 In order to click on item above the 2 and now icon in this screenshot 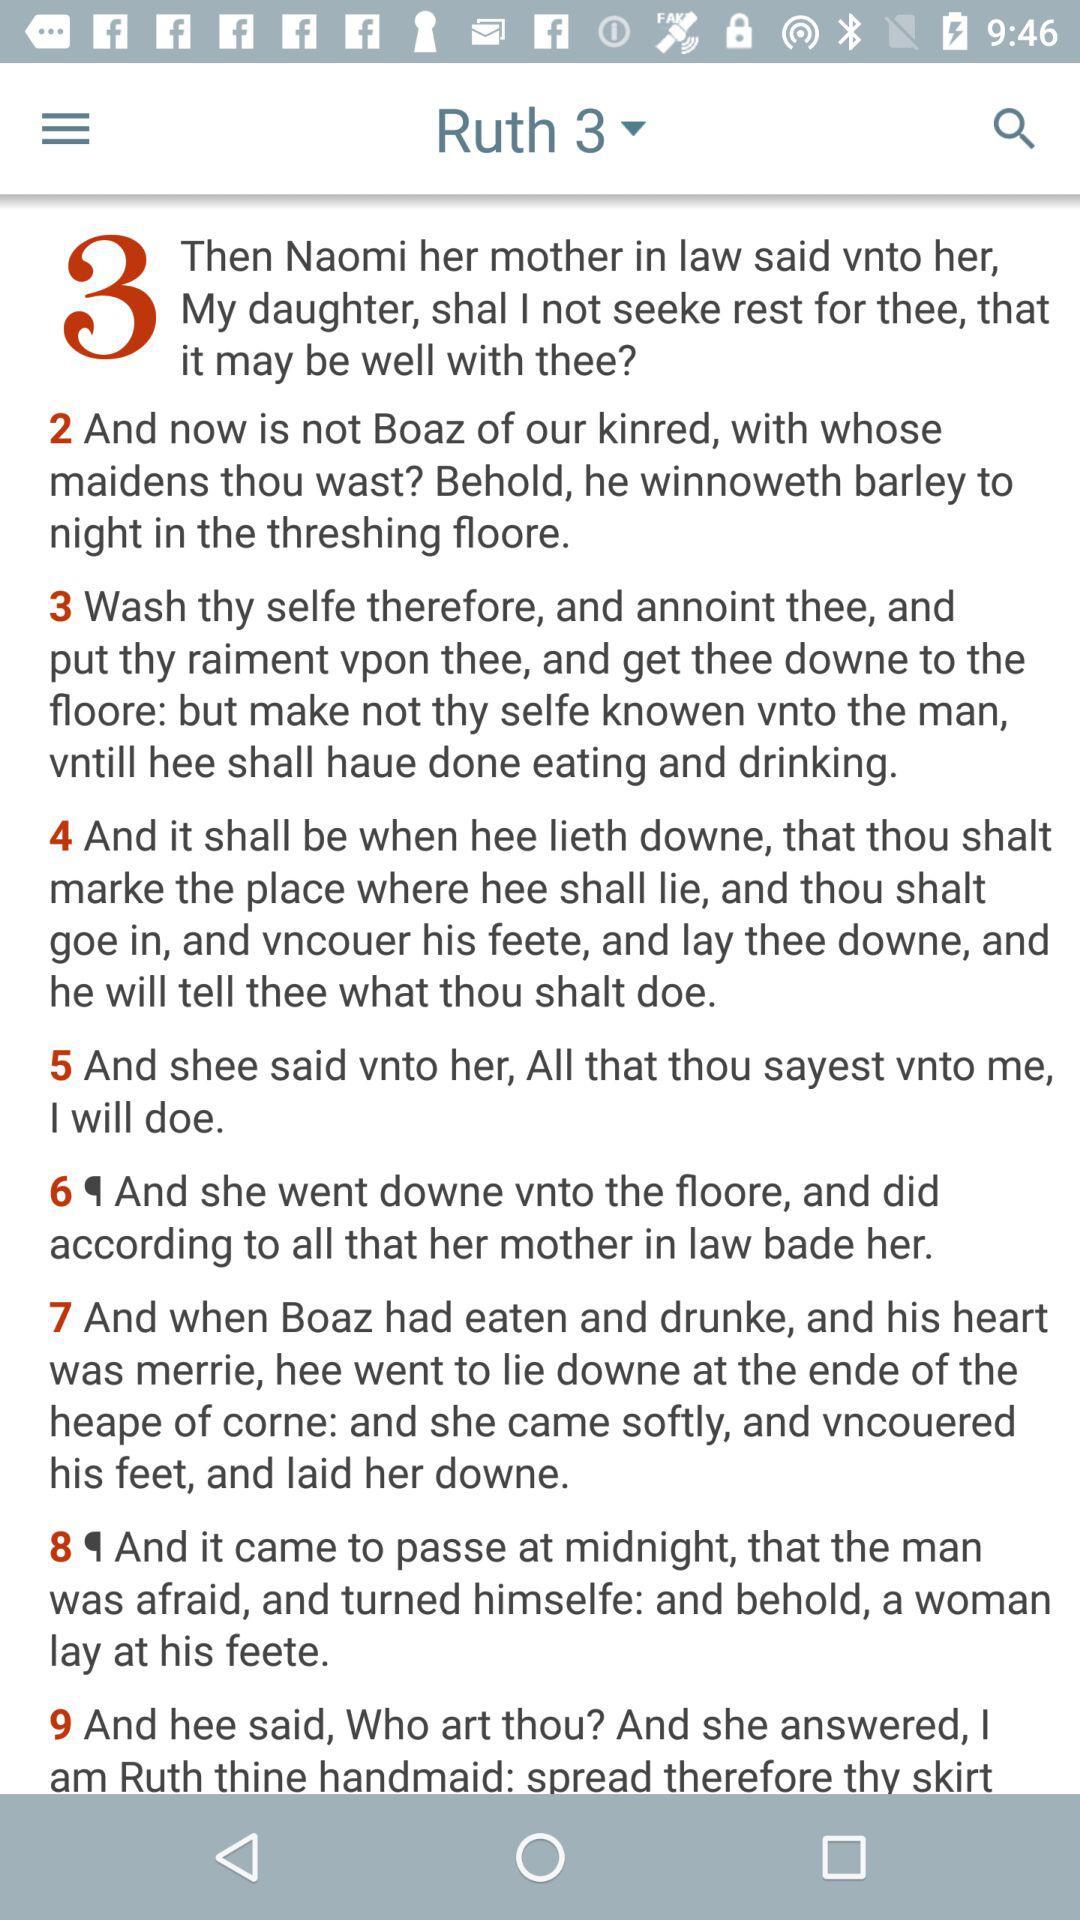, I will do `click(551, 305)`.